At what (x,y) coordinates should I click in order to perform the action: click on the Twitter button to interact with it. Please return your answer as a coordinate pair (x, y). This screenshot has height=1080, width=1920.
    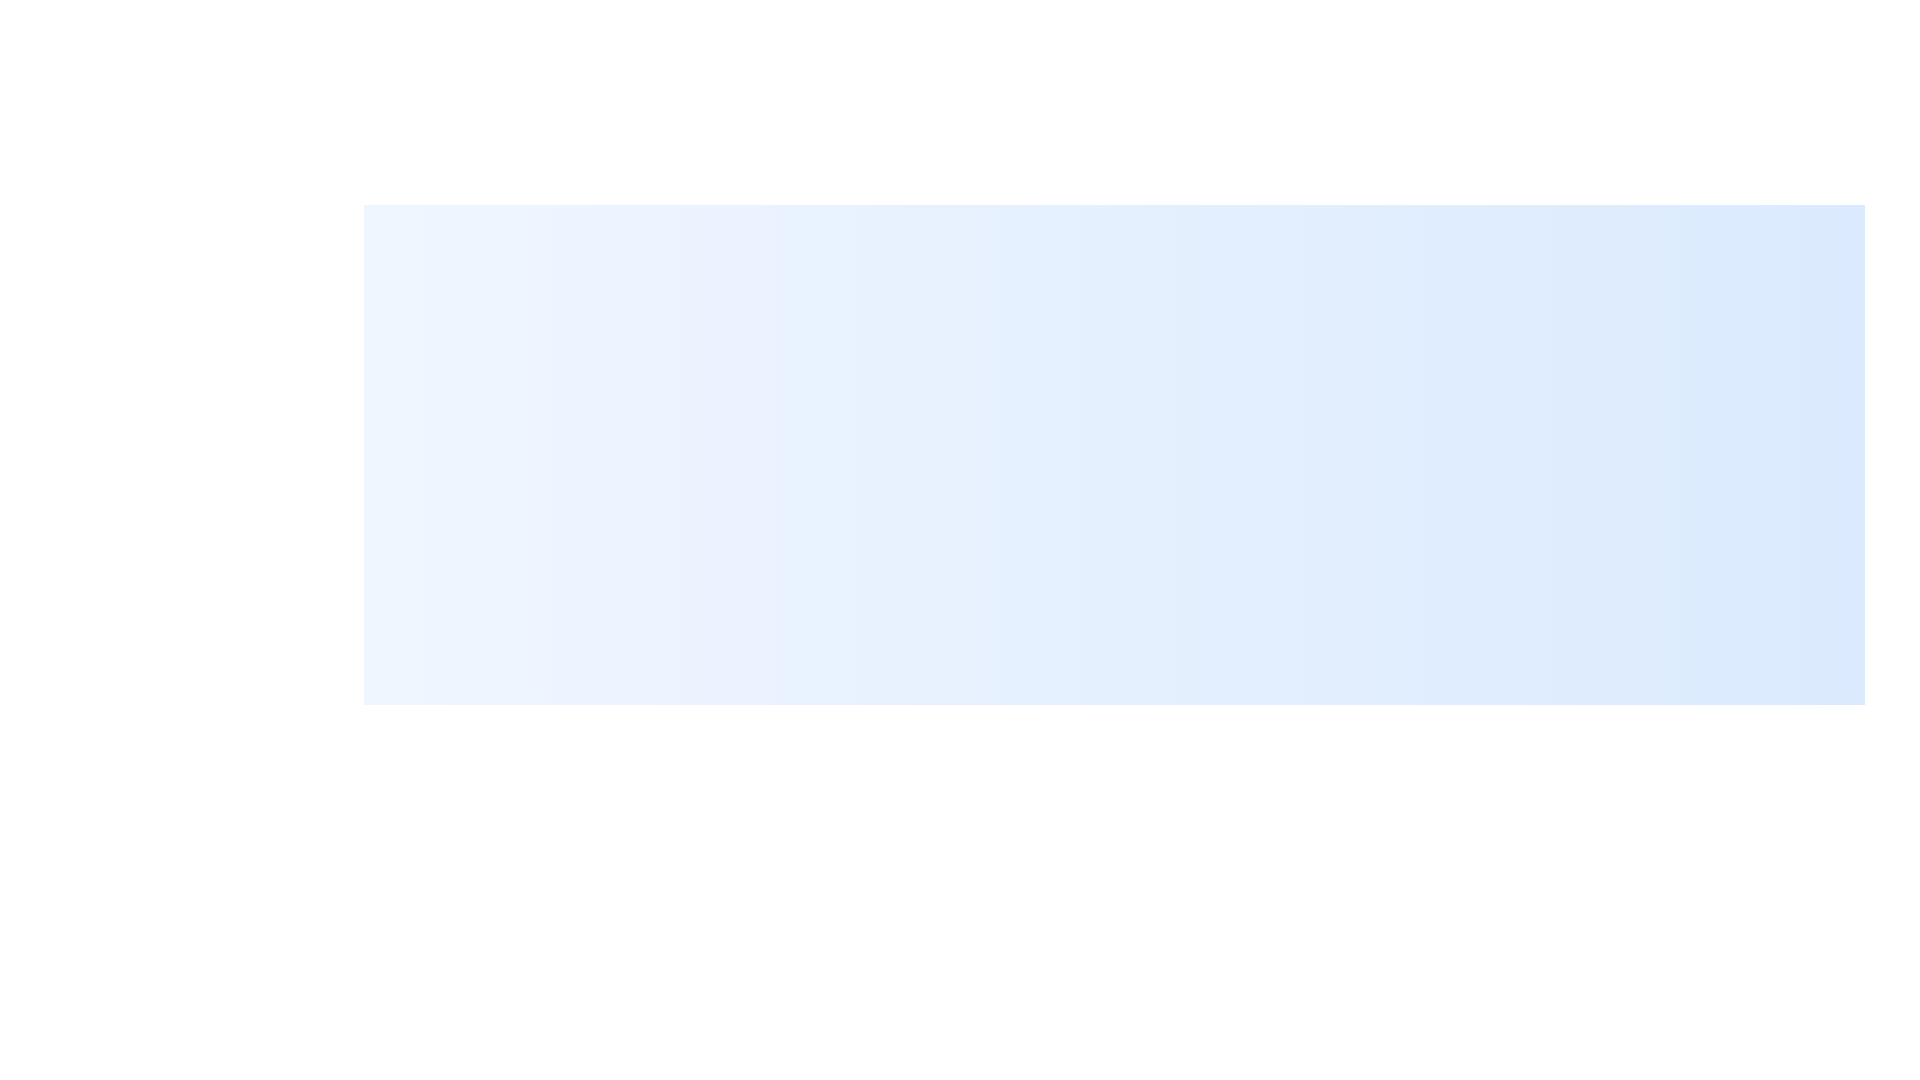
    Looking at the image, I should click on (1841, 1055).